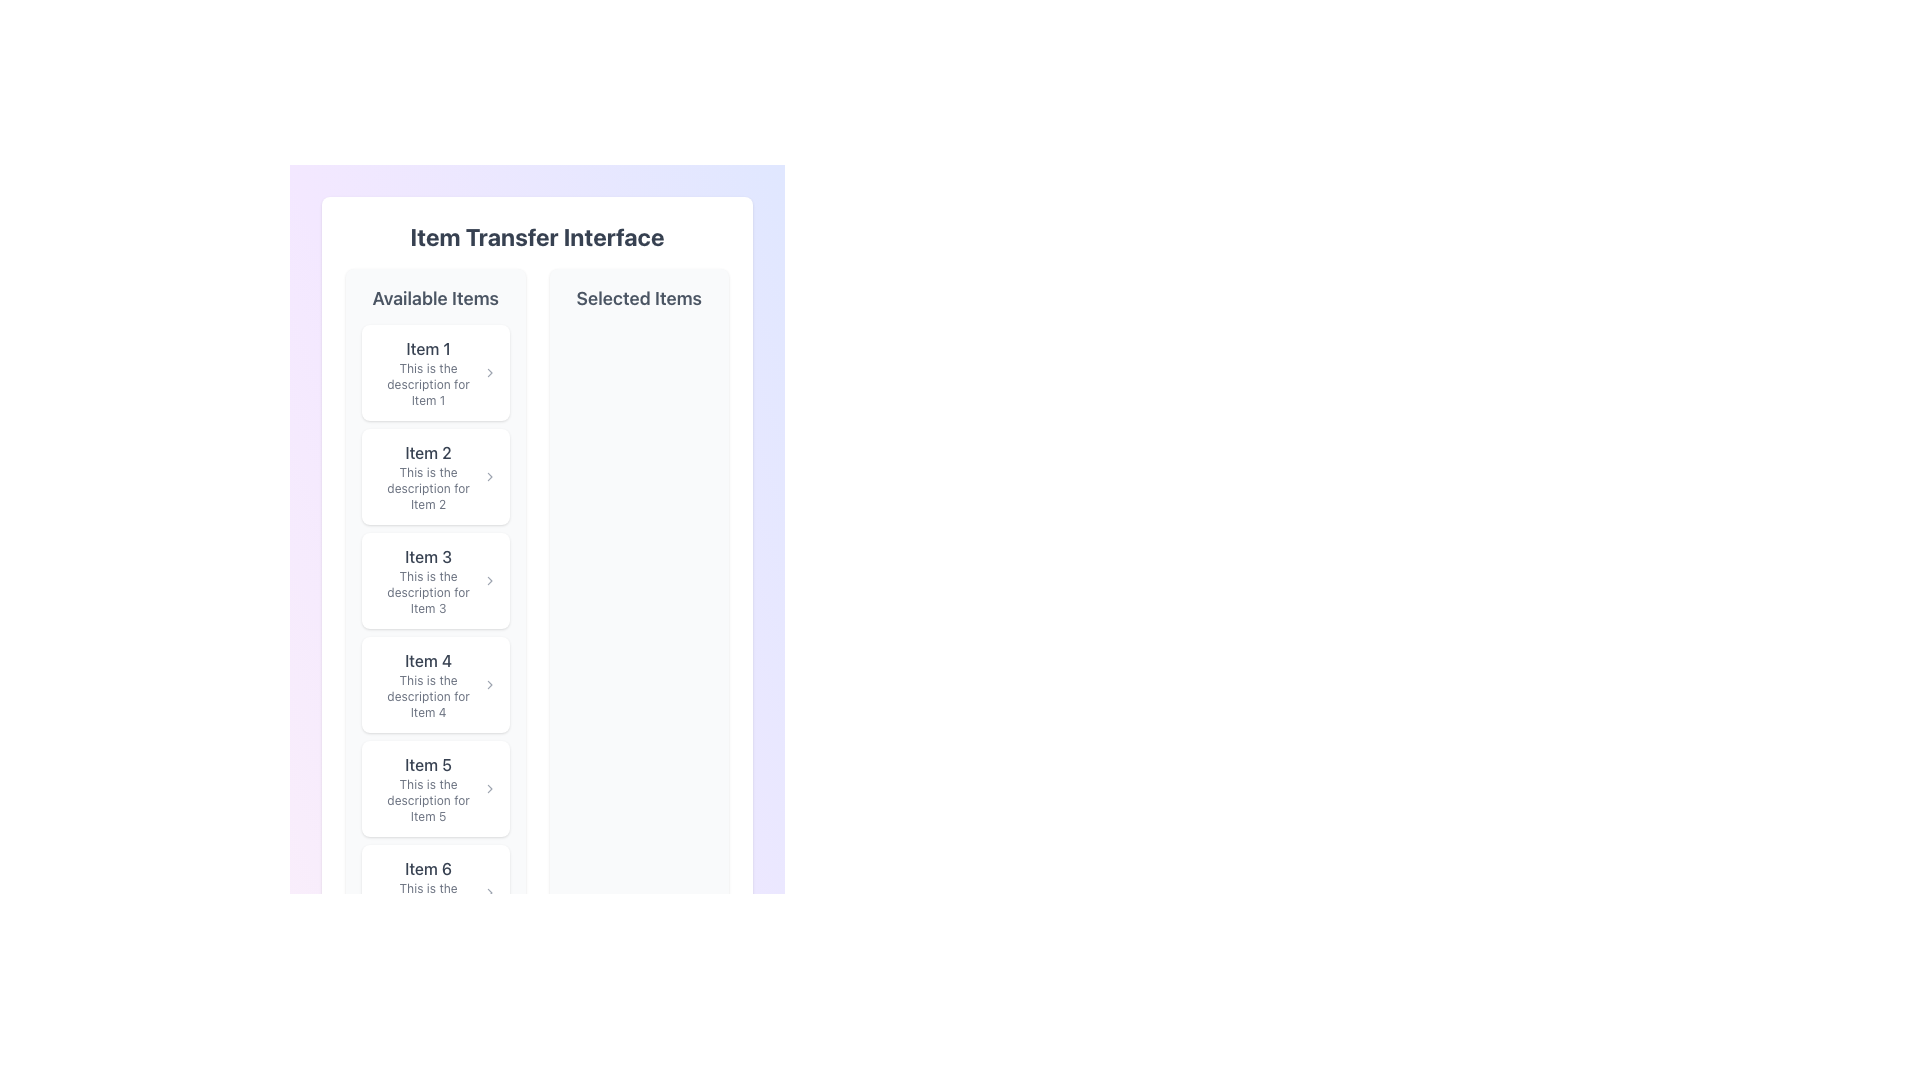  Describe the element at coordinates (434, 299) in the screenshot. I see `text label 'Available Items' which is styled in large, bold gray font, serving as the header for the section of available items` at that location.